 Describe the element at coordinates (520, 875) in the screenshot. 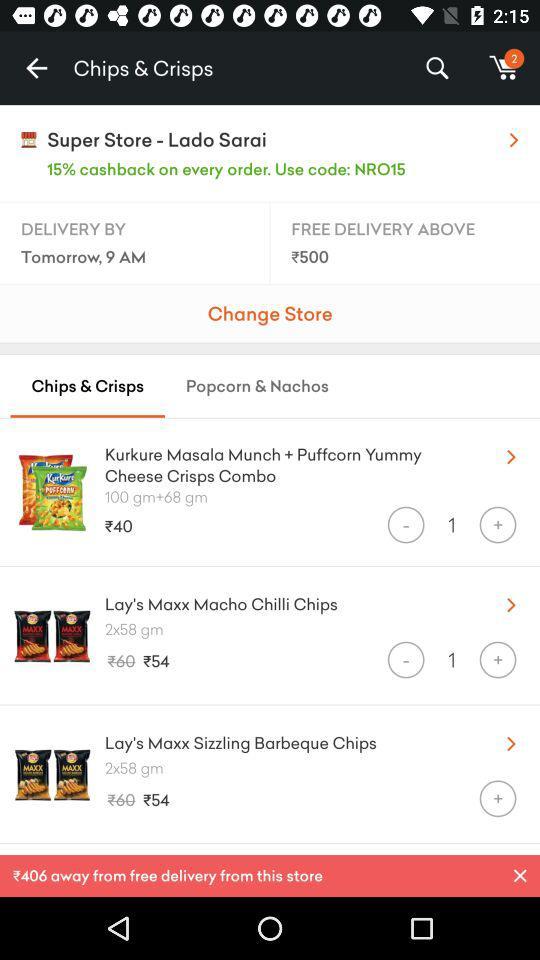

I see `p` at that location.